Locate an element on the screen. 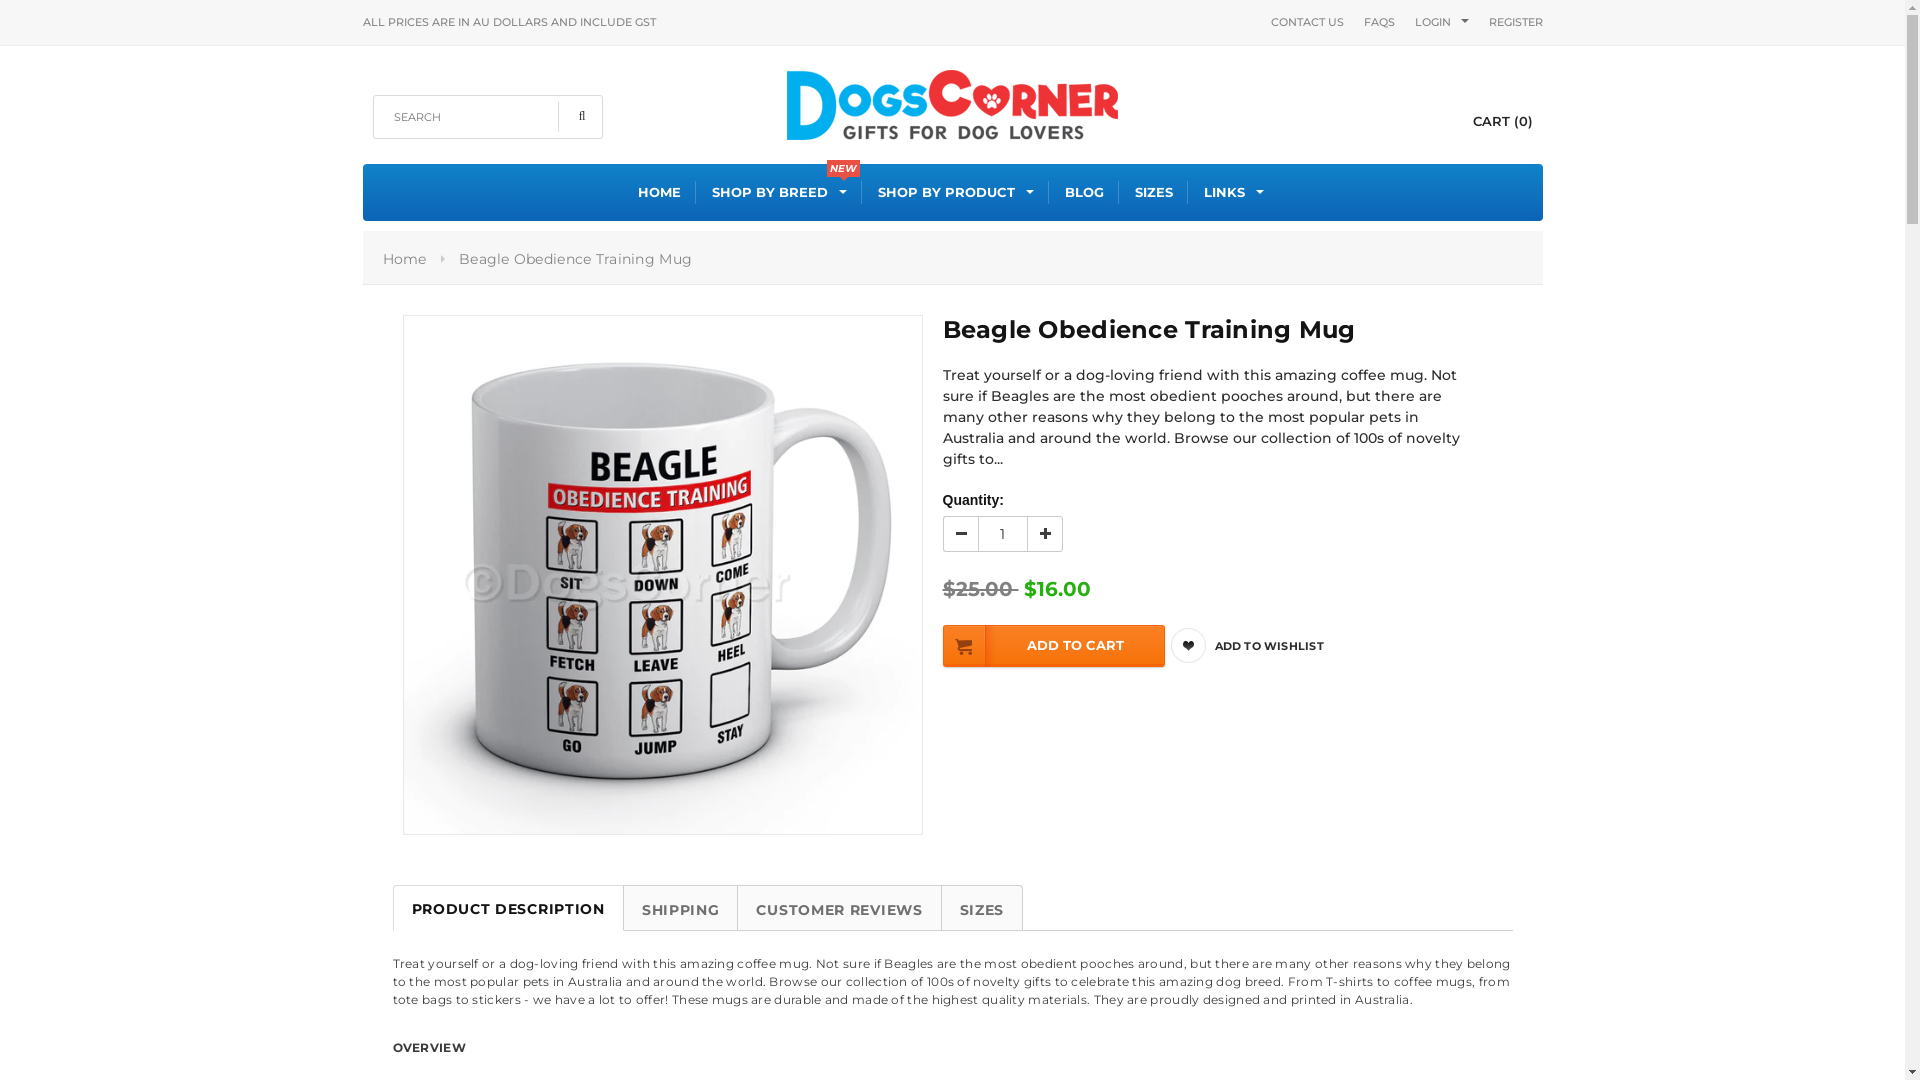  'SHOP BY BREED' is located at coordinates (711, 192).